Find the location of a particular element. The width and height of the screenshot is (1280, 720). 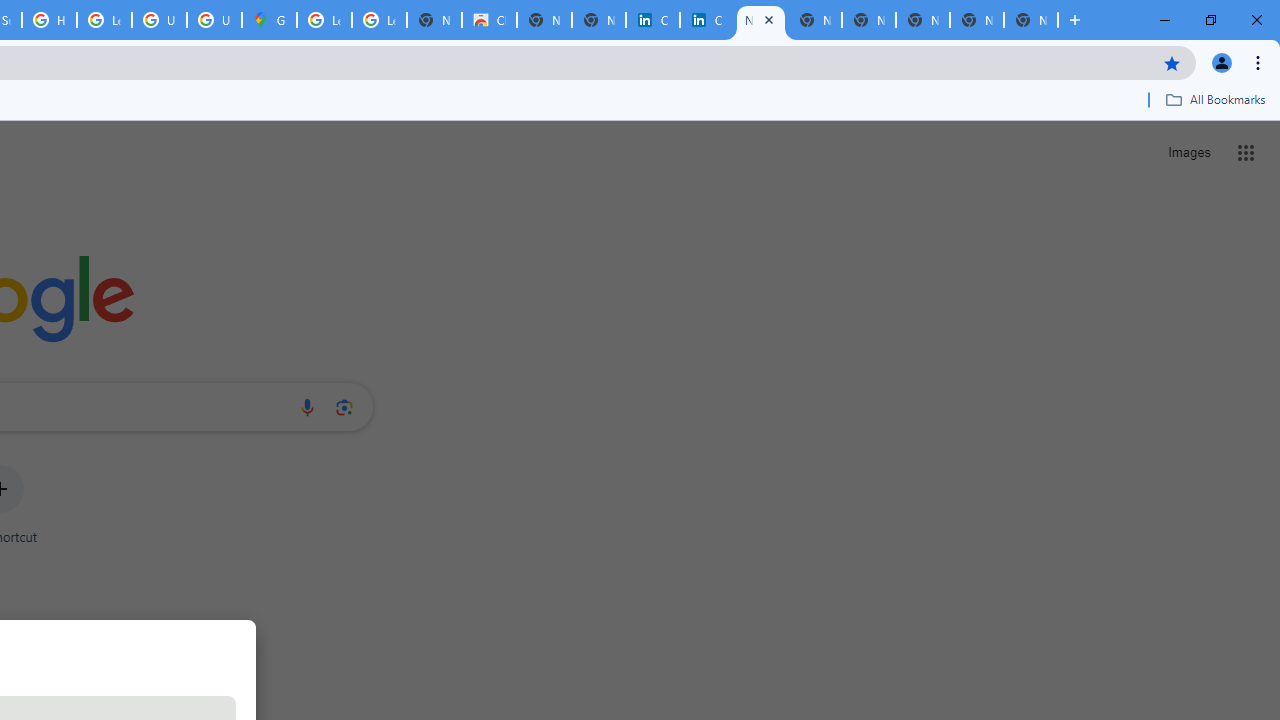

'Chrome Web Store' is located at coordinates (489, 20).